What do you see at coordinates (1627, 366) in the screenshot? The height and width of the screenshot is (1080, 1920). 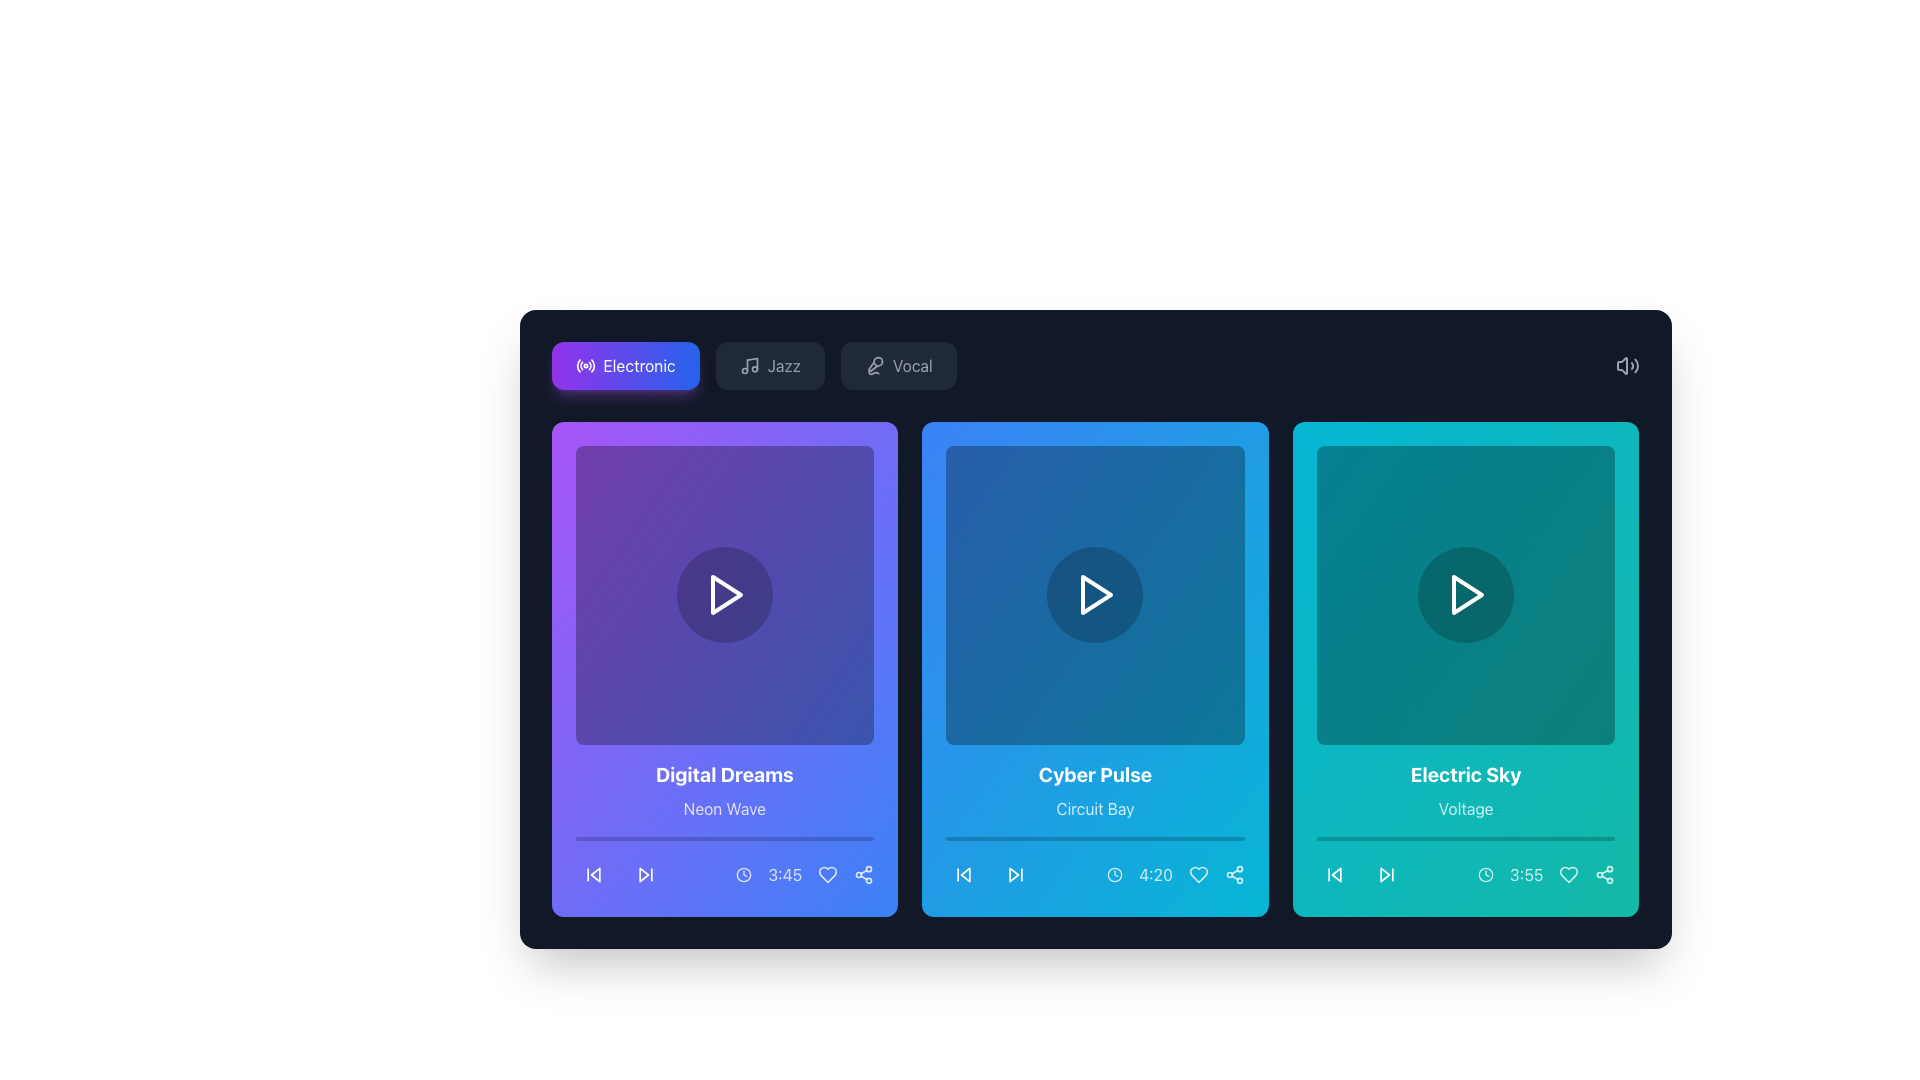 I see `the speaker icon with sound waves in the top-right corner of the interface` at bounding box center [1627, 366].